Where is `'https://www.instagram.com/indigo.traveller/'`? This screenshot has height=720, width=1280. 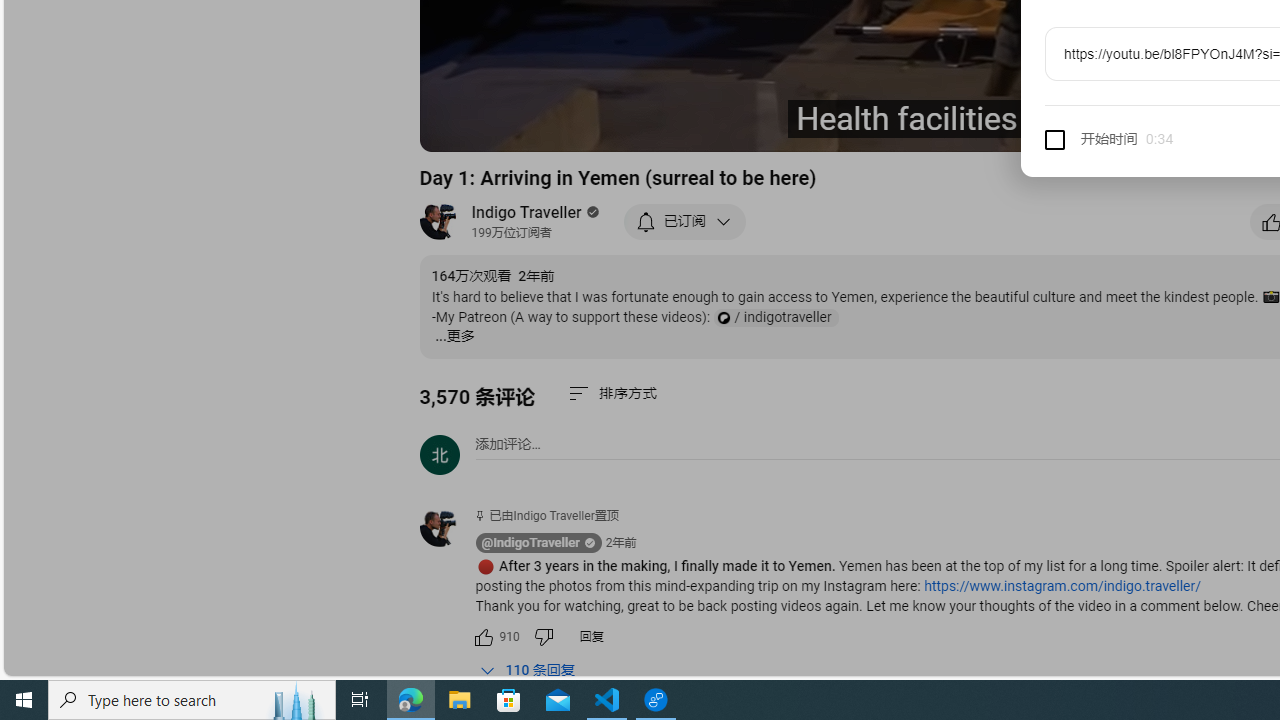 'https://www.instagram.com/indigo.traveller/' is located at coordinates (1061, 585).